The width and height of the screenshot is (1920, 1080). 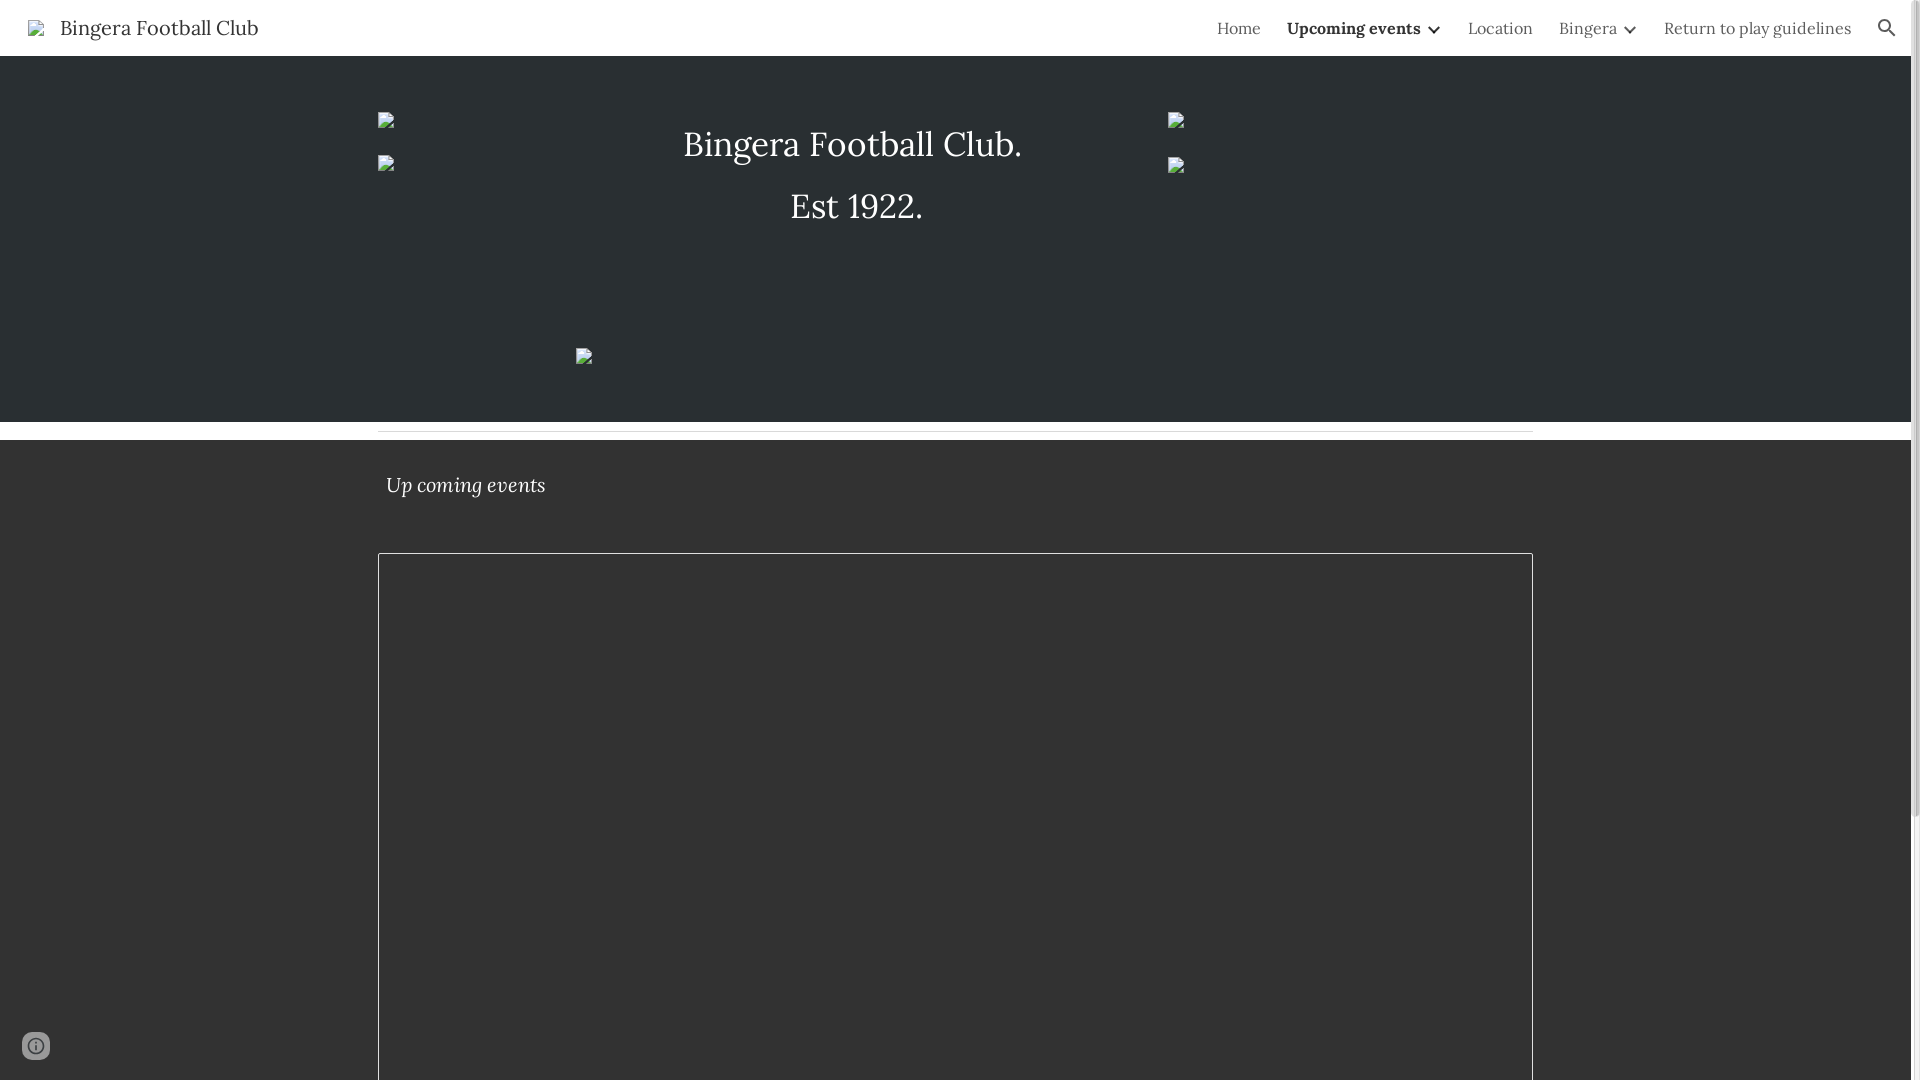 What do you see at coordinates (15, 25) in the screenshot?
I see `'Bingera Football Club'` at bounding box center [15, 25].